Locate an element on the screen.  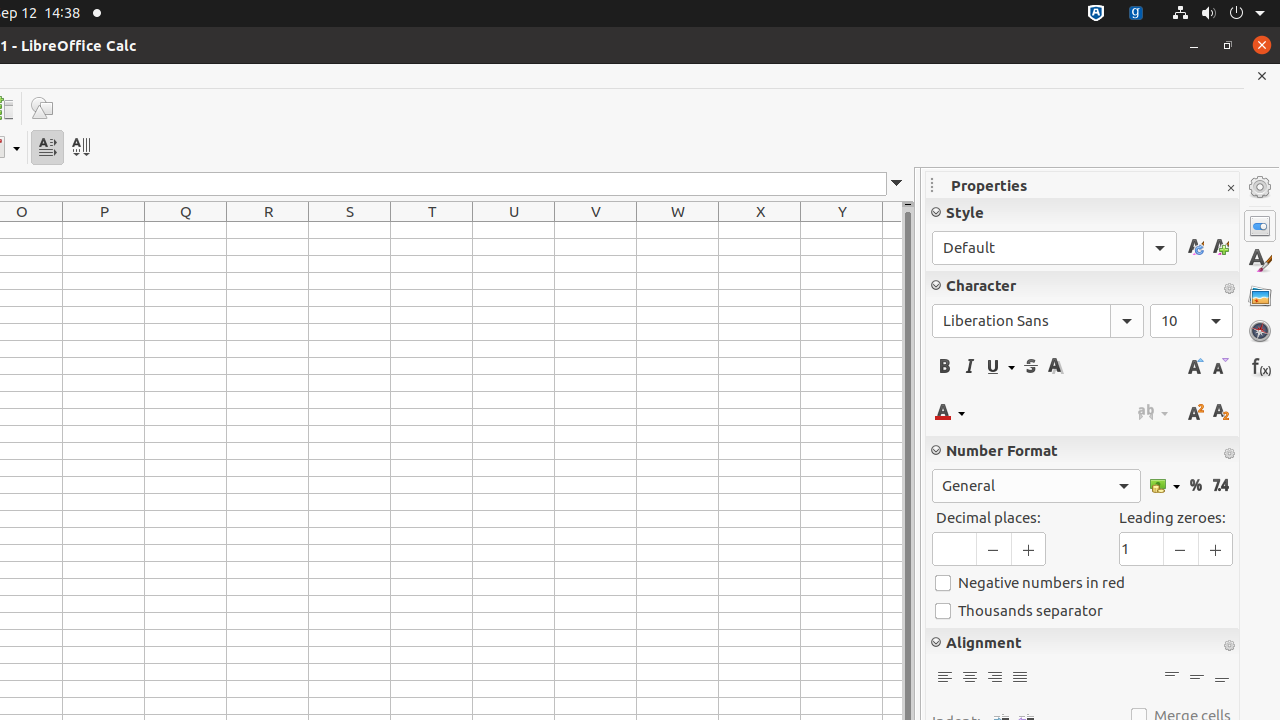
'Number' is located at coordinates (1219, 485).